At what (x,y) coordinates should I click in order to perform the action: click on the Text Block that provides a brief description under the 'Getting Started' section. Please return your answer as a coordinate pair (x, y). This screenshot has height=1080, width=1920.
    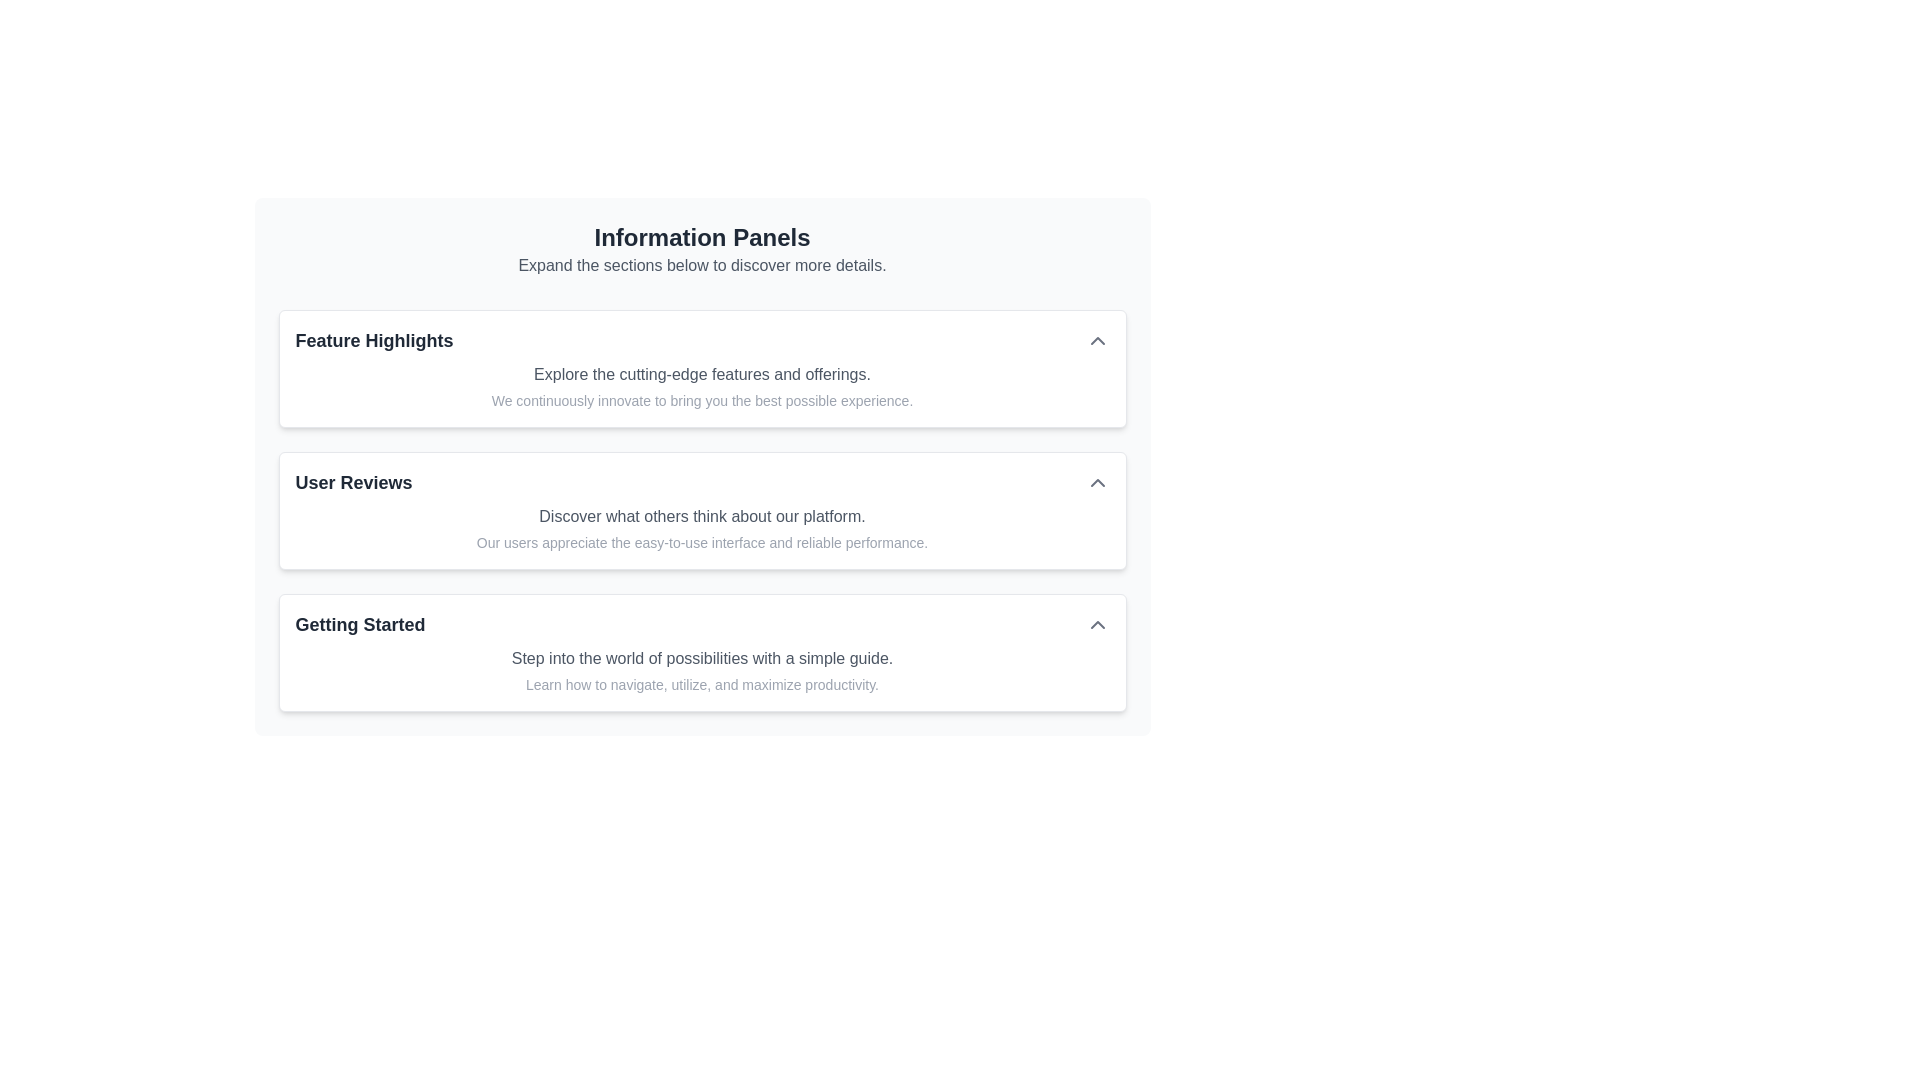
    Looking at the image, I should click on (702, 659).